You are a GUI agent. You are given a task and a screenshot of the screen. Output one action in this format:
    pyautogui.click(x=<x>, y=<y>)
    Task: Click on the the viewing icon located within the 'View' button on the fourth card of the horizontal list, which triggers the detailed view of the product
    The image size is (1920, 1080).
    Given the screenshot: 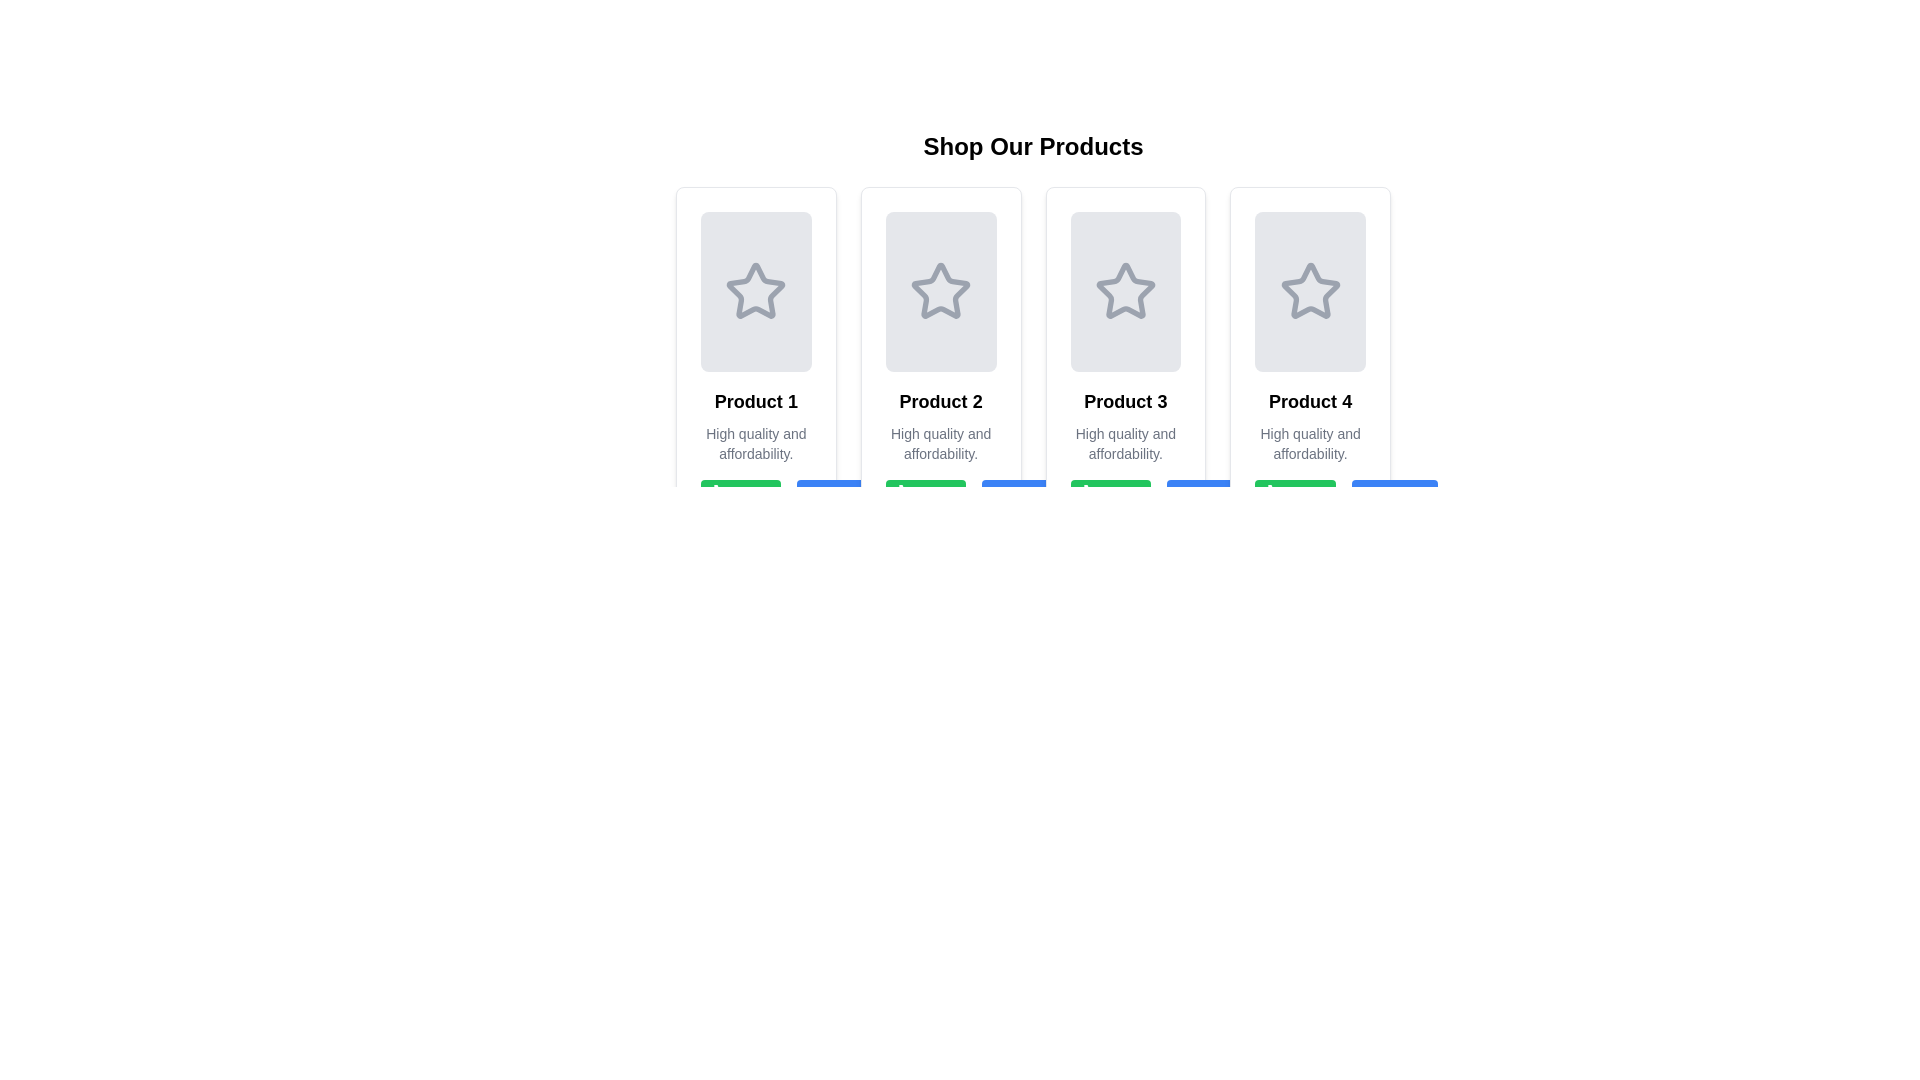 What is the action you would take?
    pyautogui.click(x=1190, y=495)
    